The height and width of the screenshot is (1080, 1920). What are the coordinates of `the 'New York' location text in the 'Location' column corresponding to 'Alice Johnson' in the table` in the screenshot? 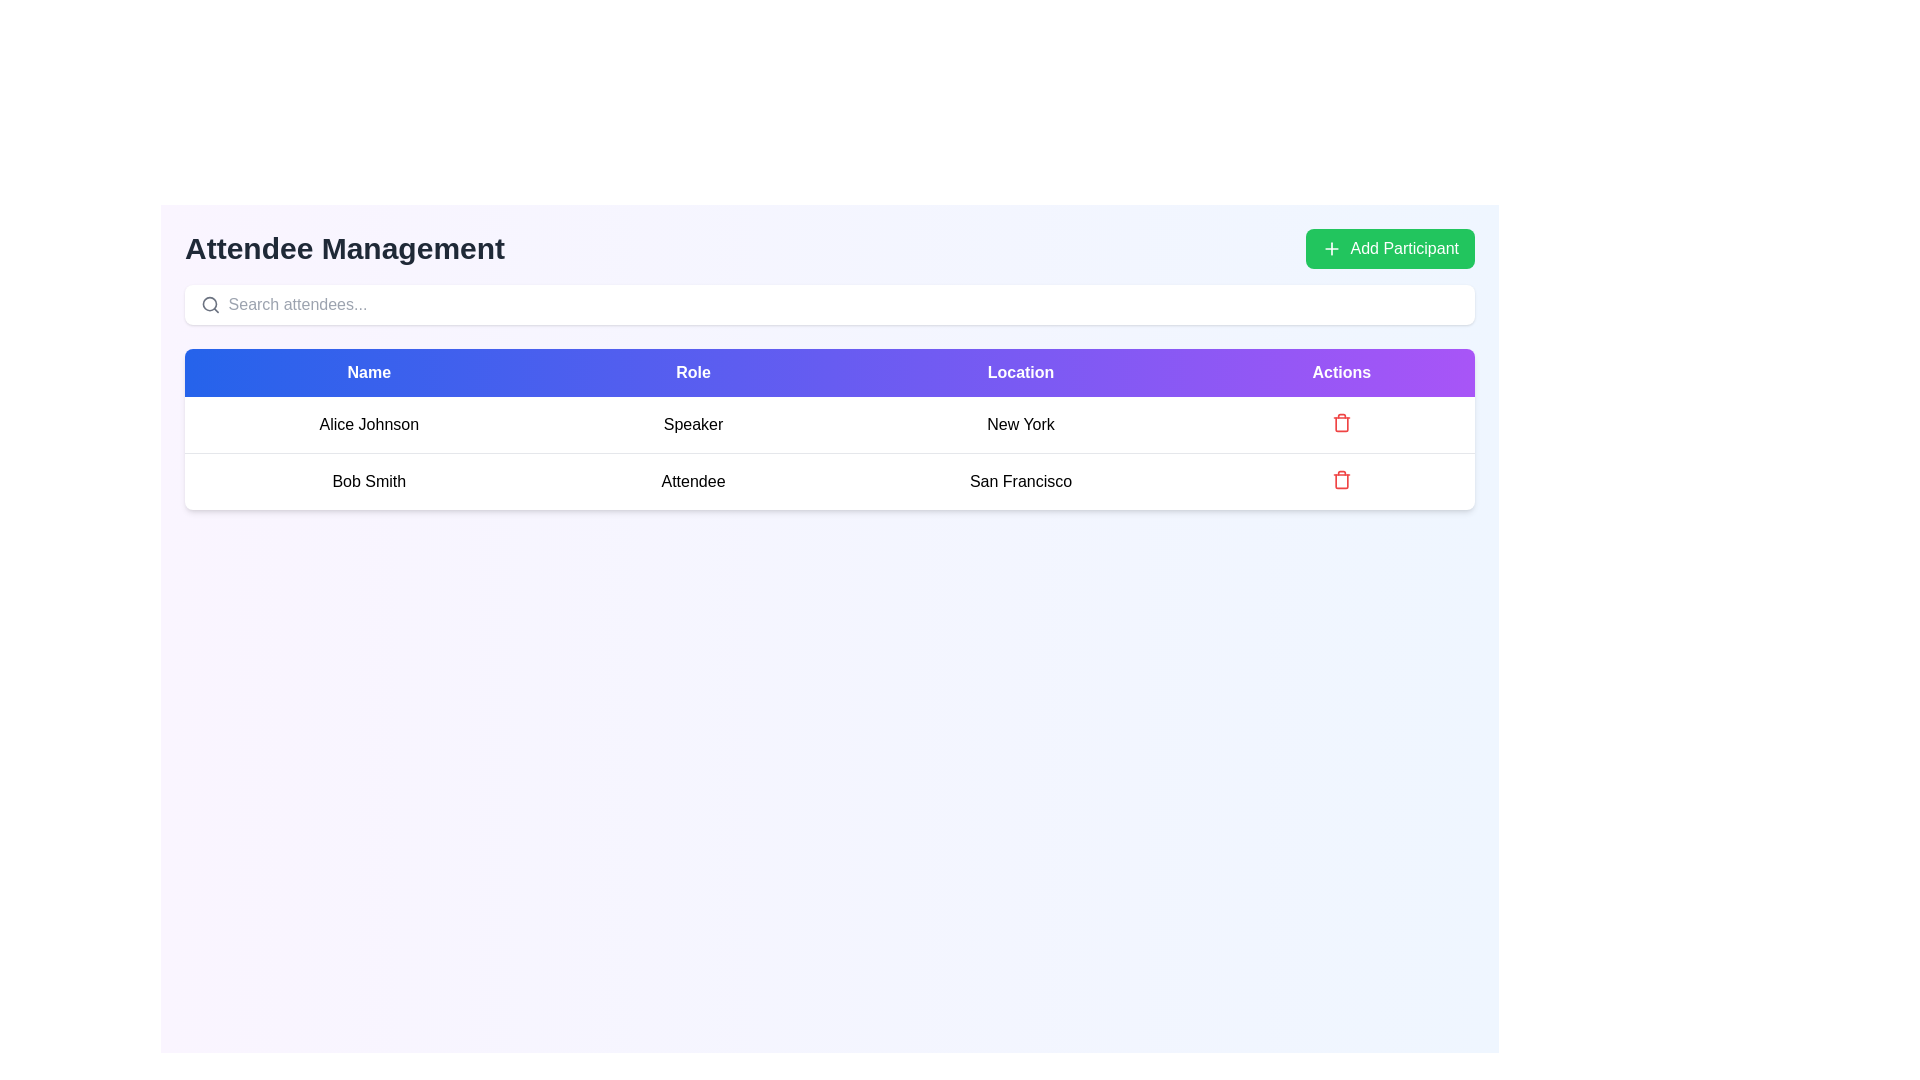 It's located at (1021, 424).